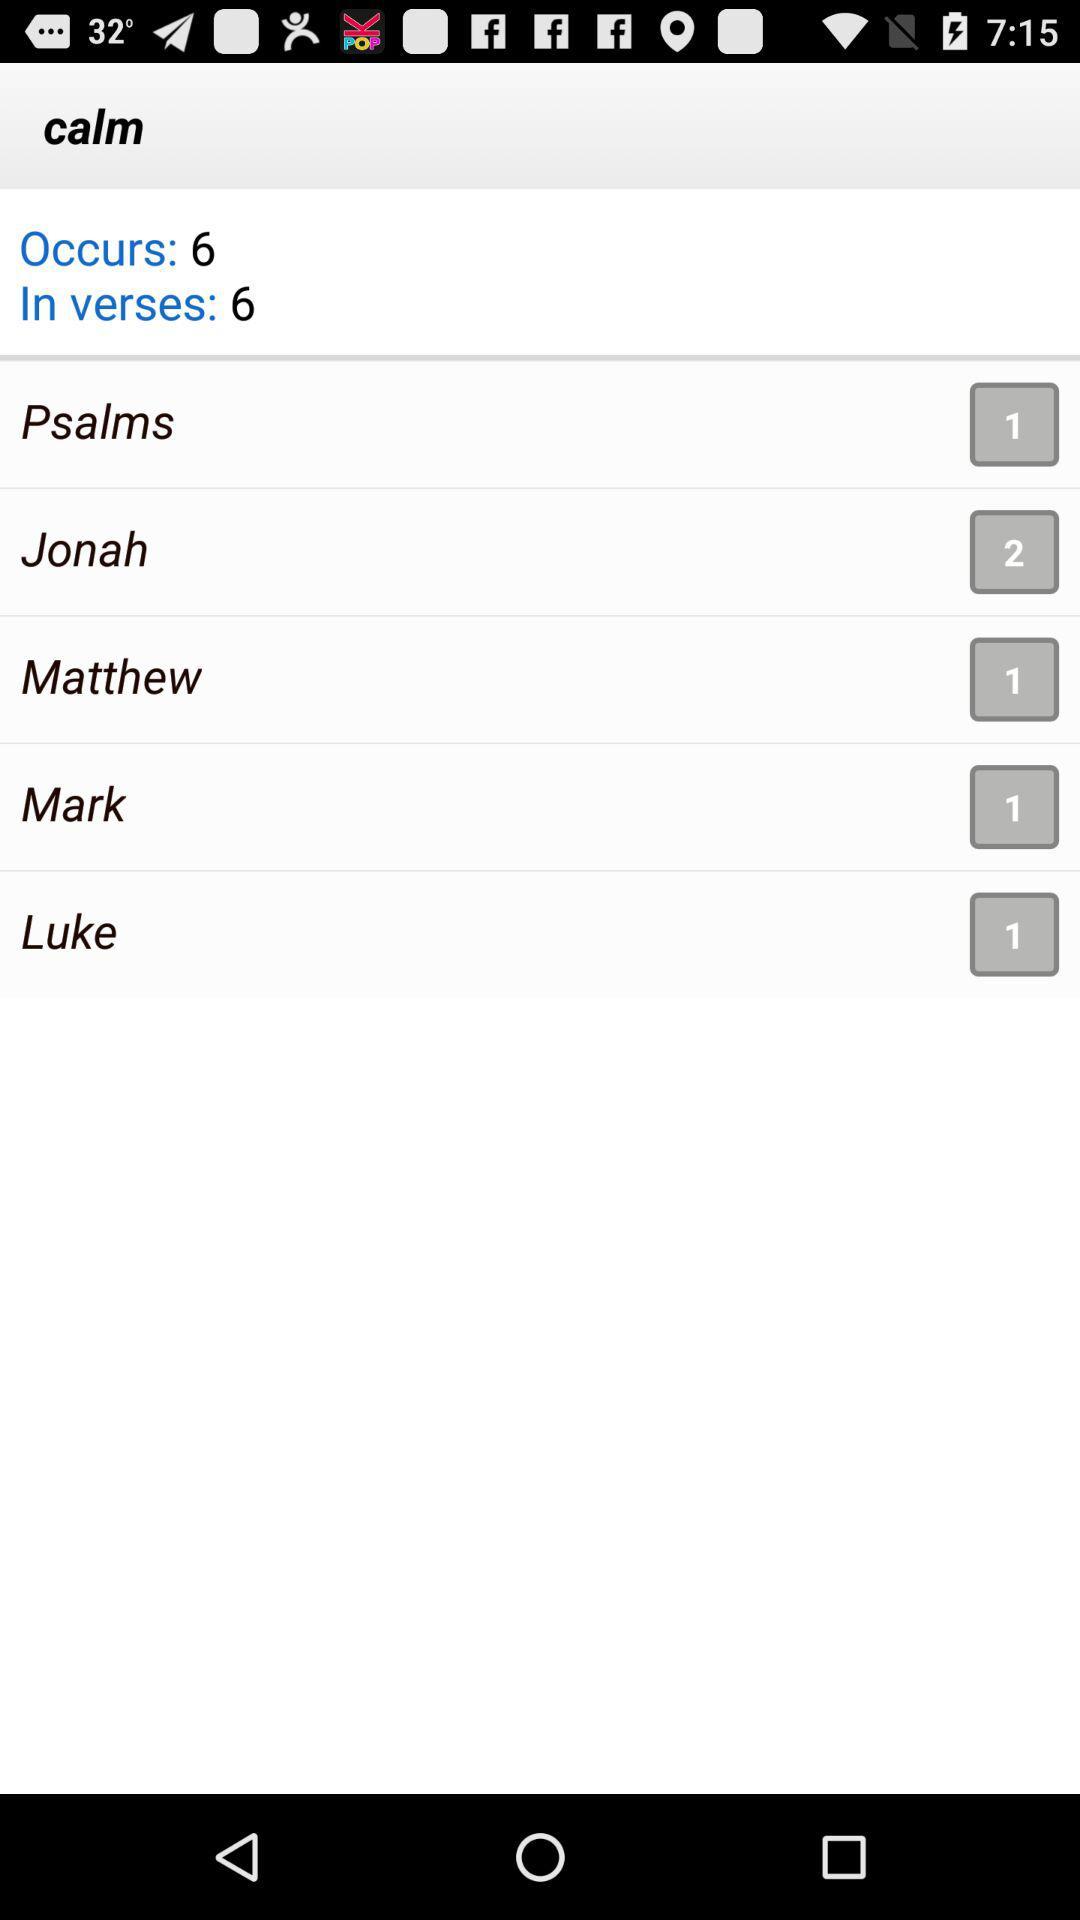 The height and width of the screenshot is (1920, 1080). I want to click on the icon to the left of the 1, so click(98, 419).